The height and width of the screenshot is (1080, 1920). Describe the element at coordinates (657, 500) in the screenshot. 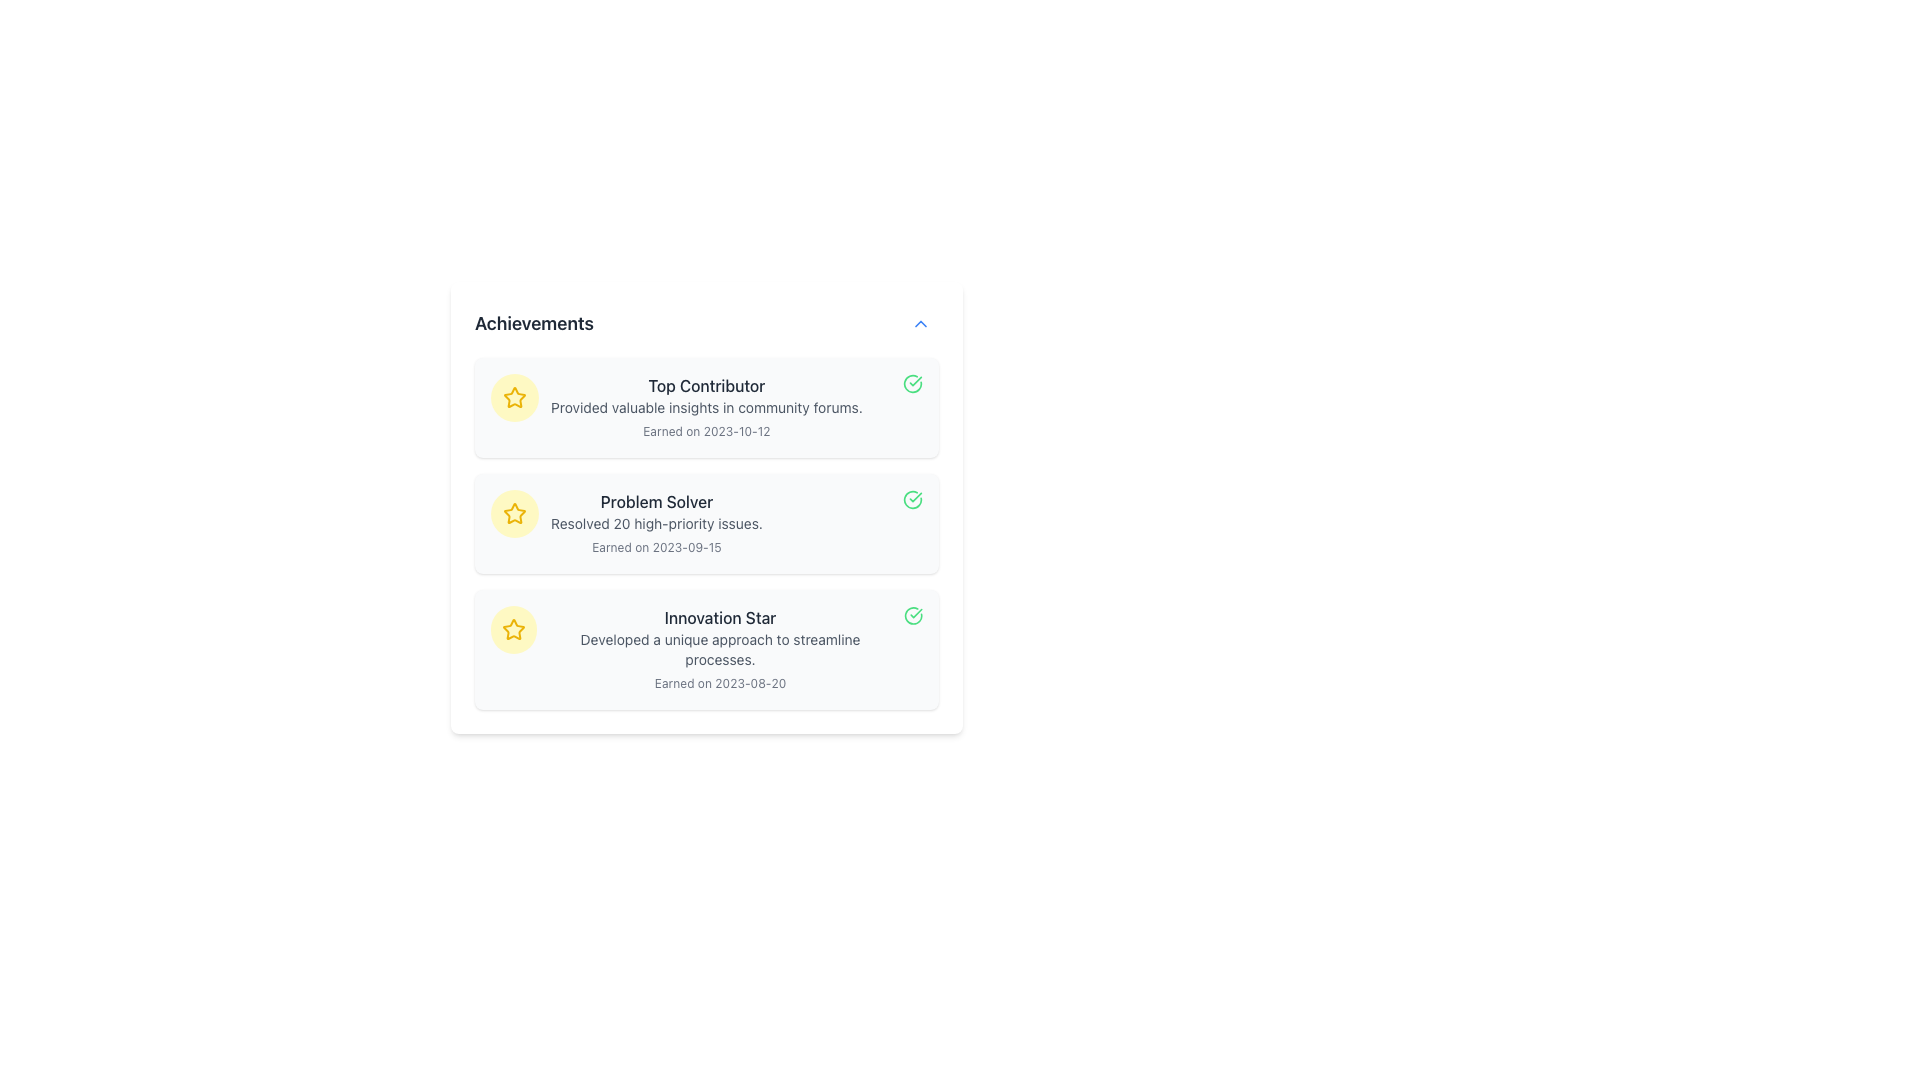

I see `the text label displaying the title of the achievement category, which is positioned on the second card in the vertical list of achievement cards, above the 'Innovation Star' card and below the 'Top Contributor' card` at that location.